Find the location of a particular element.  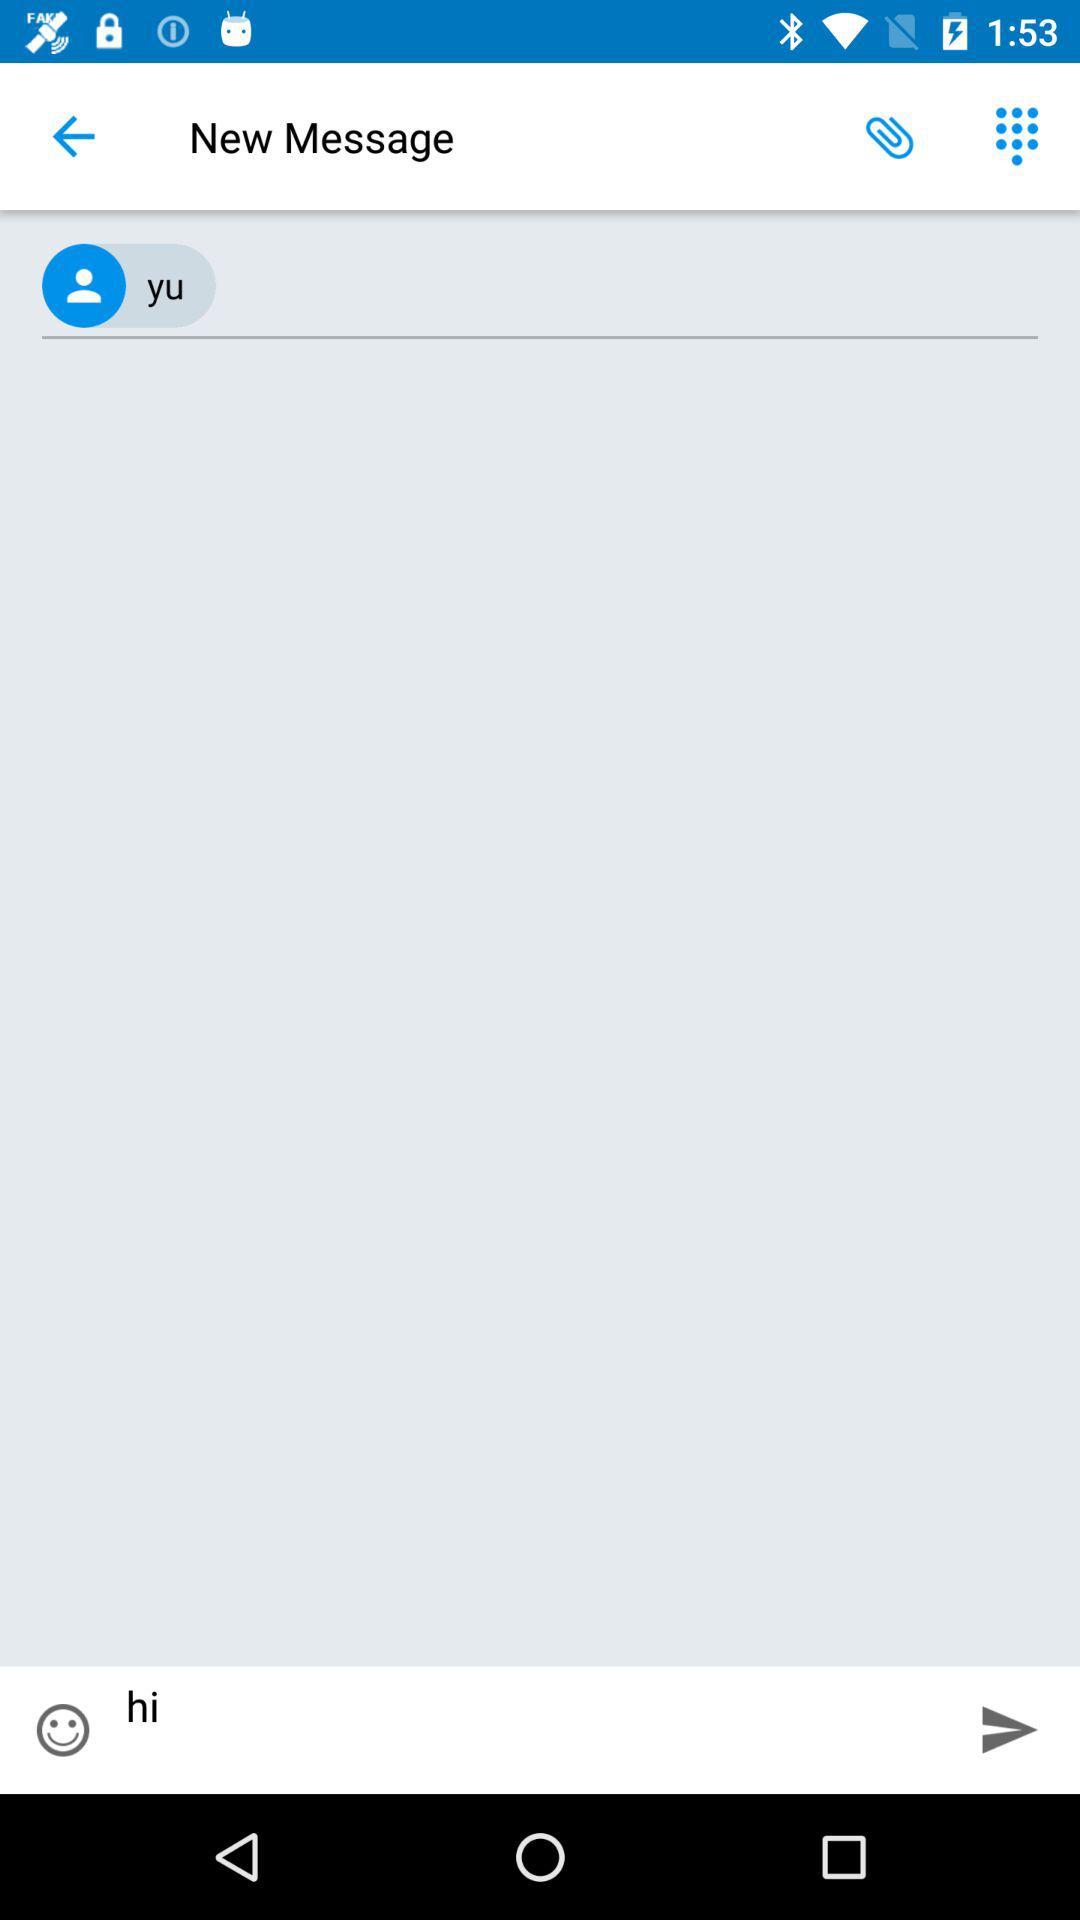

smile image is located at coordinates (61, 1729).